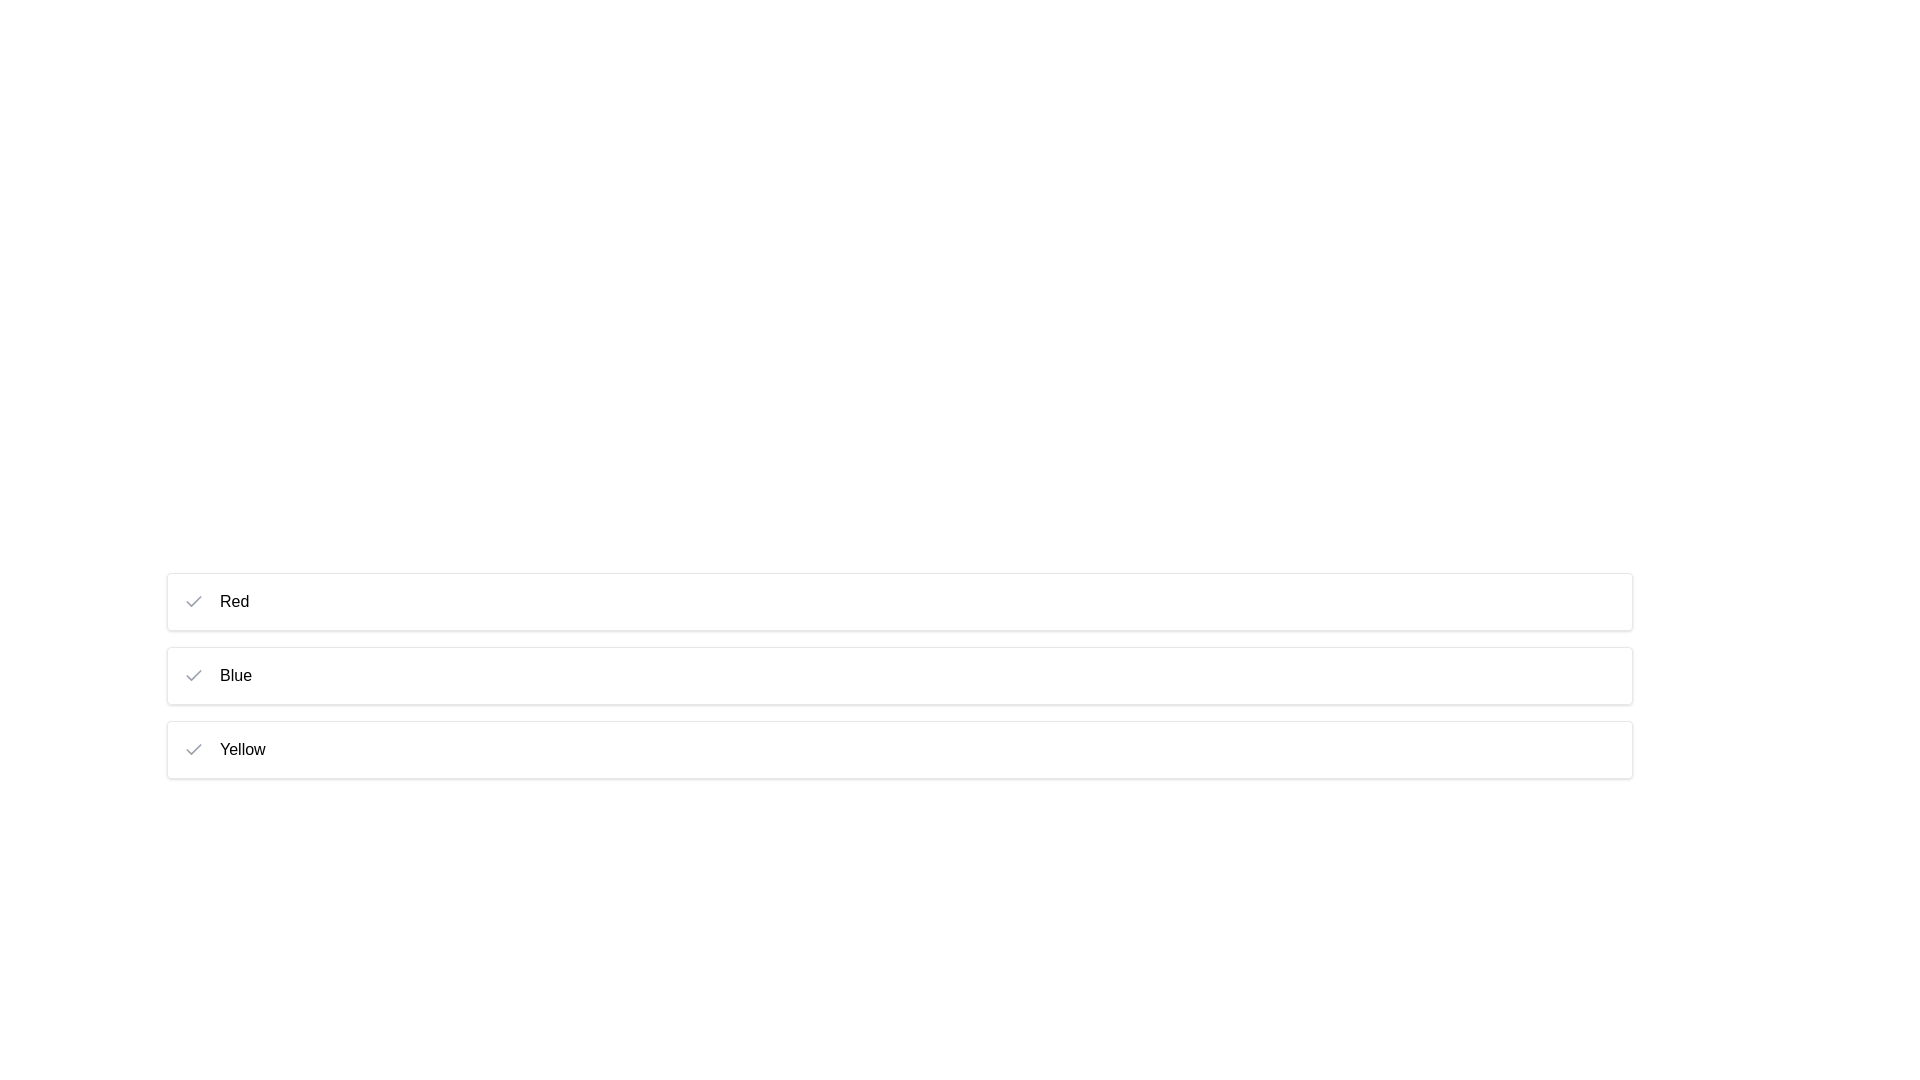 The image size is (1920, 1080). Describe the element at coordinates (193, 749) in the screenshot. I see `the checkmark icon located to the left of the text 'Yellow', which is styled with a gray stroke and has a minimalistic design` at that location.